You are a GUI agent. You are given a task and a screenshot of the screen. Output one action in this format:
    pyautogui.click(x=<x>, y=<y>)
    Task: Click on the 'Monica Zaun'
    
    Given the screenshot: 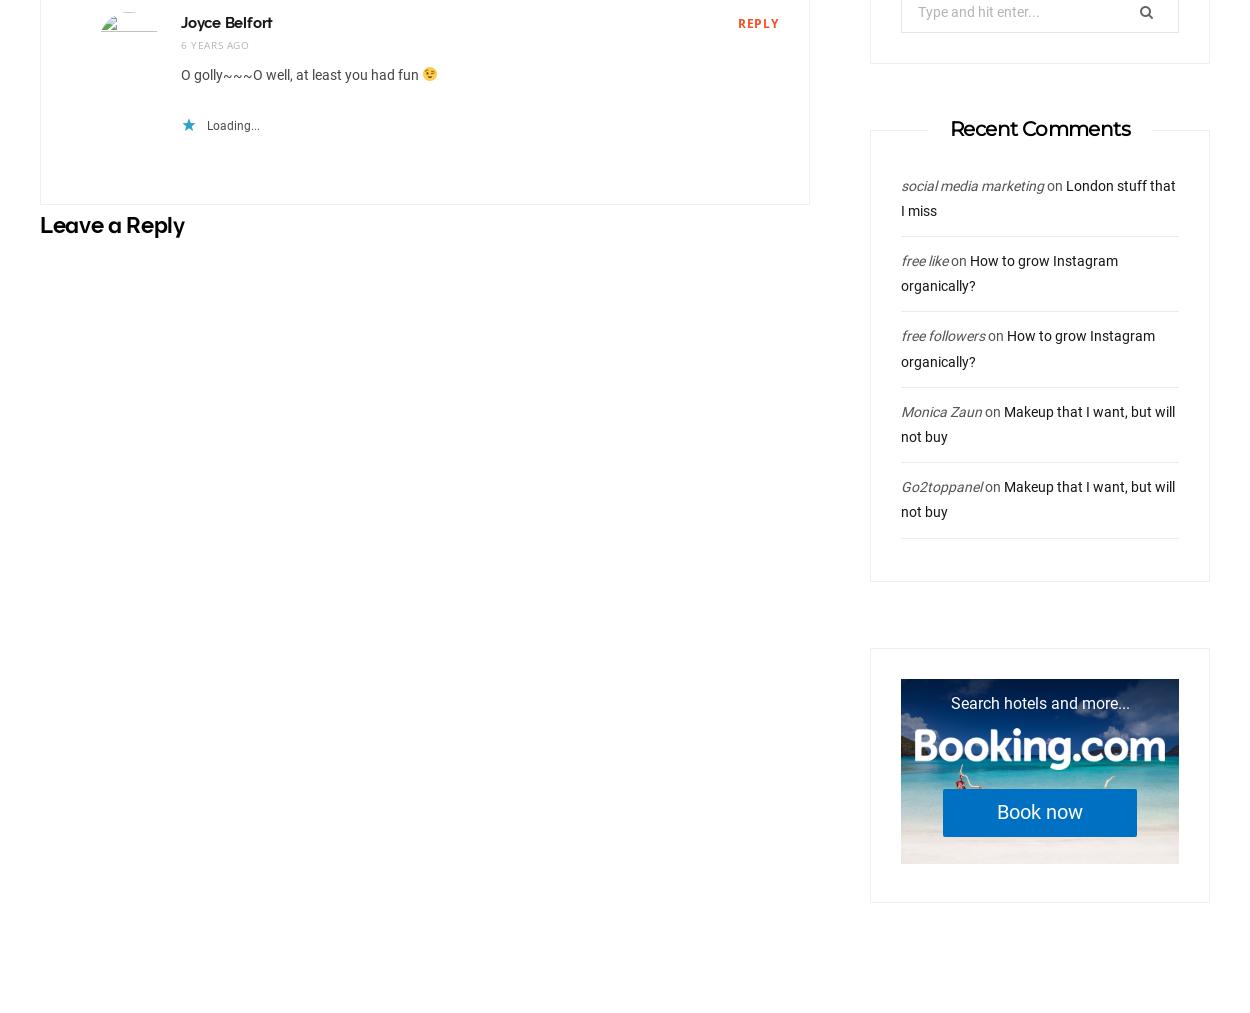 What is the action you would take?
    pyautogui.click(x=940, y=409)
    